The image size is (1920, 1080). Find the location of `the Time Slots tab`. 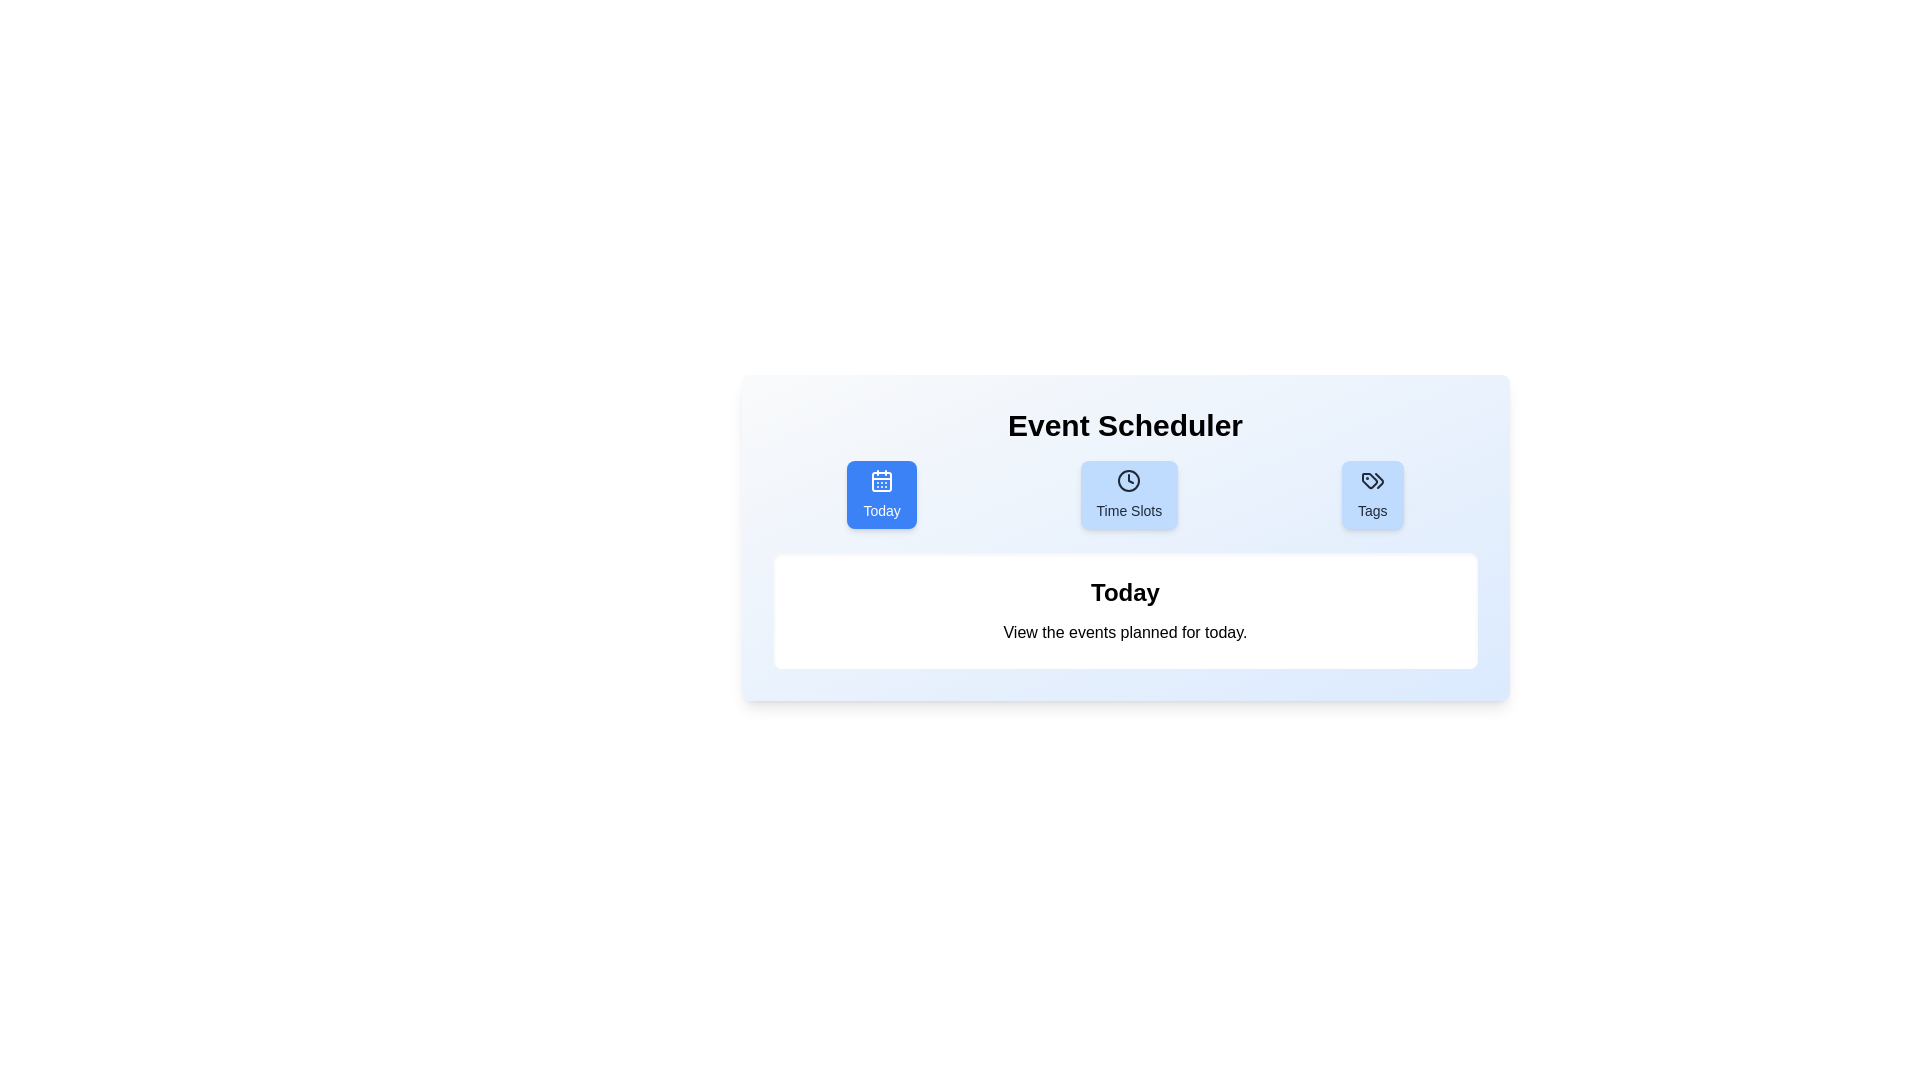

the Time Slots tab is located at coordinates (1129, 494).